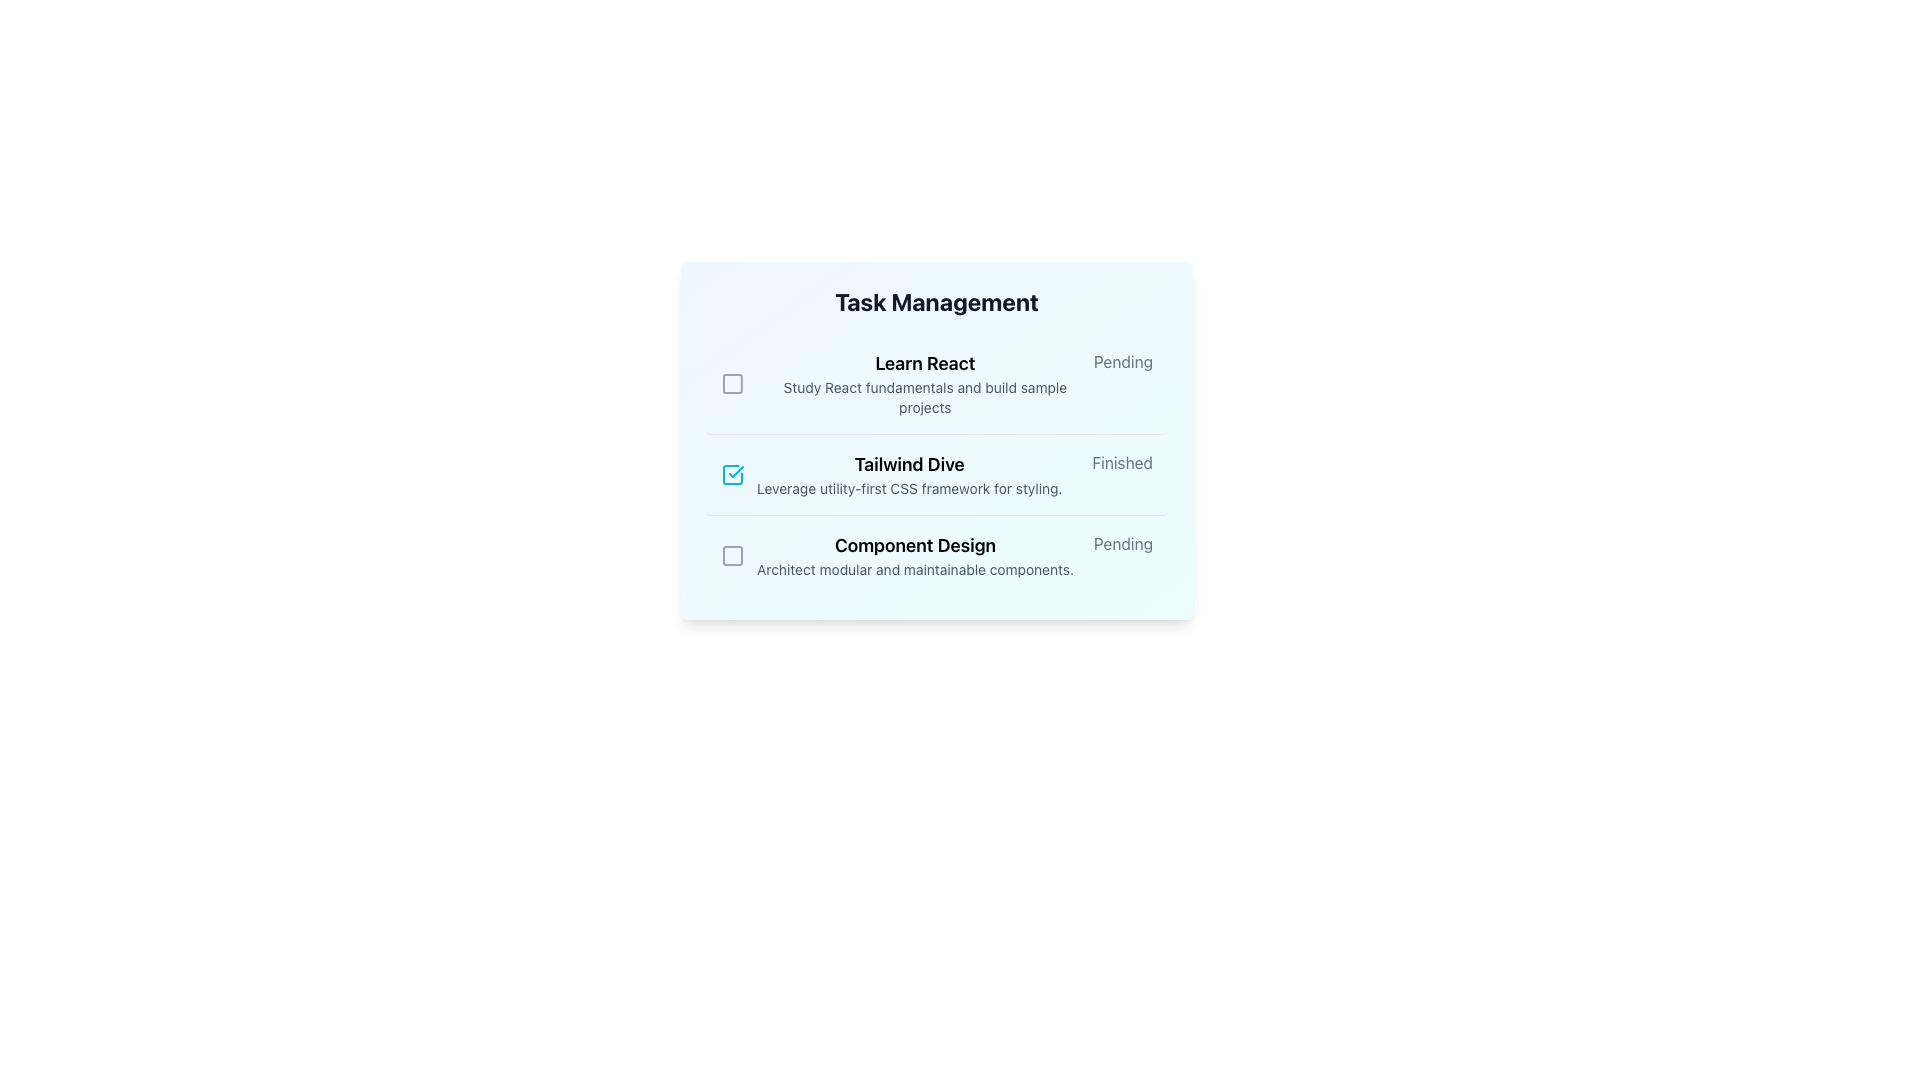 The image size is (1920, 1080). Describe the element at coordinates (732, 555) in the screenshot. I see `the checkbox associated with the 'Component Design' task item` at that location.